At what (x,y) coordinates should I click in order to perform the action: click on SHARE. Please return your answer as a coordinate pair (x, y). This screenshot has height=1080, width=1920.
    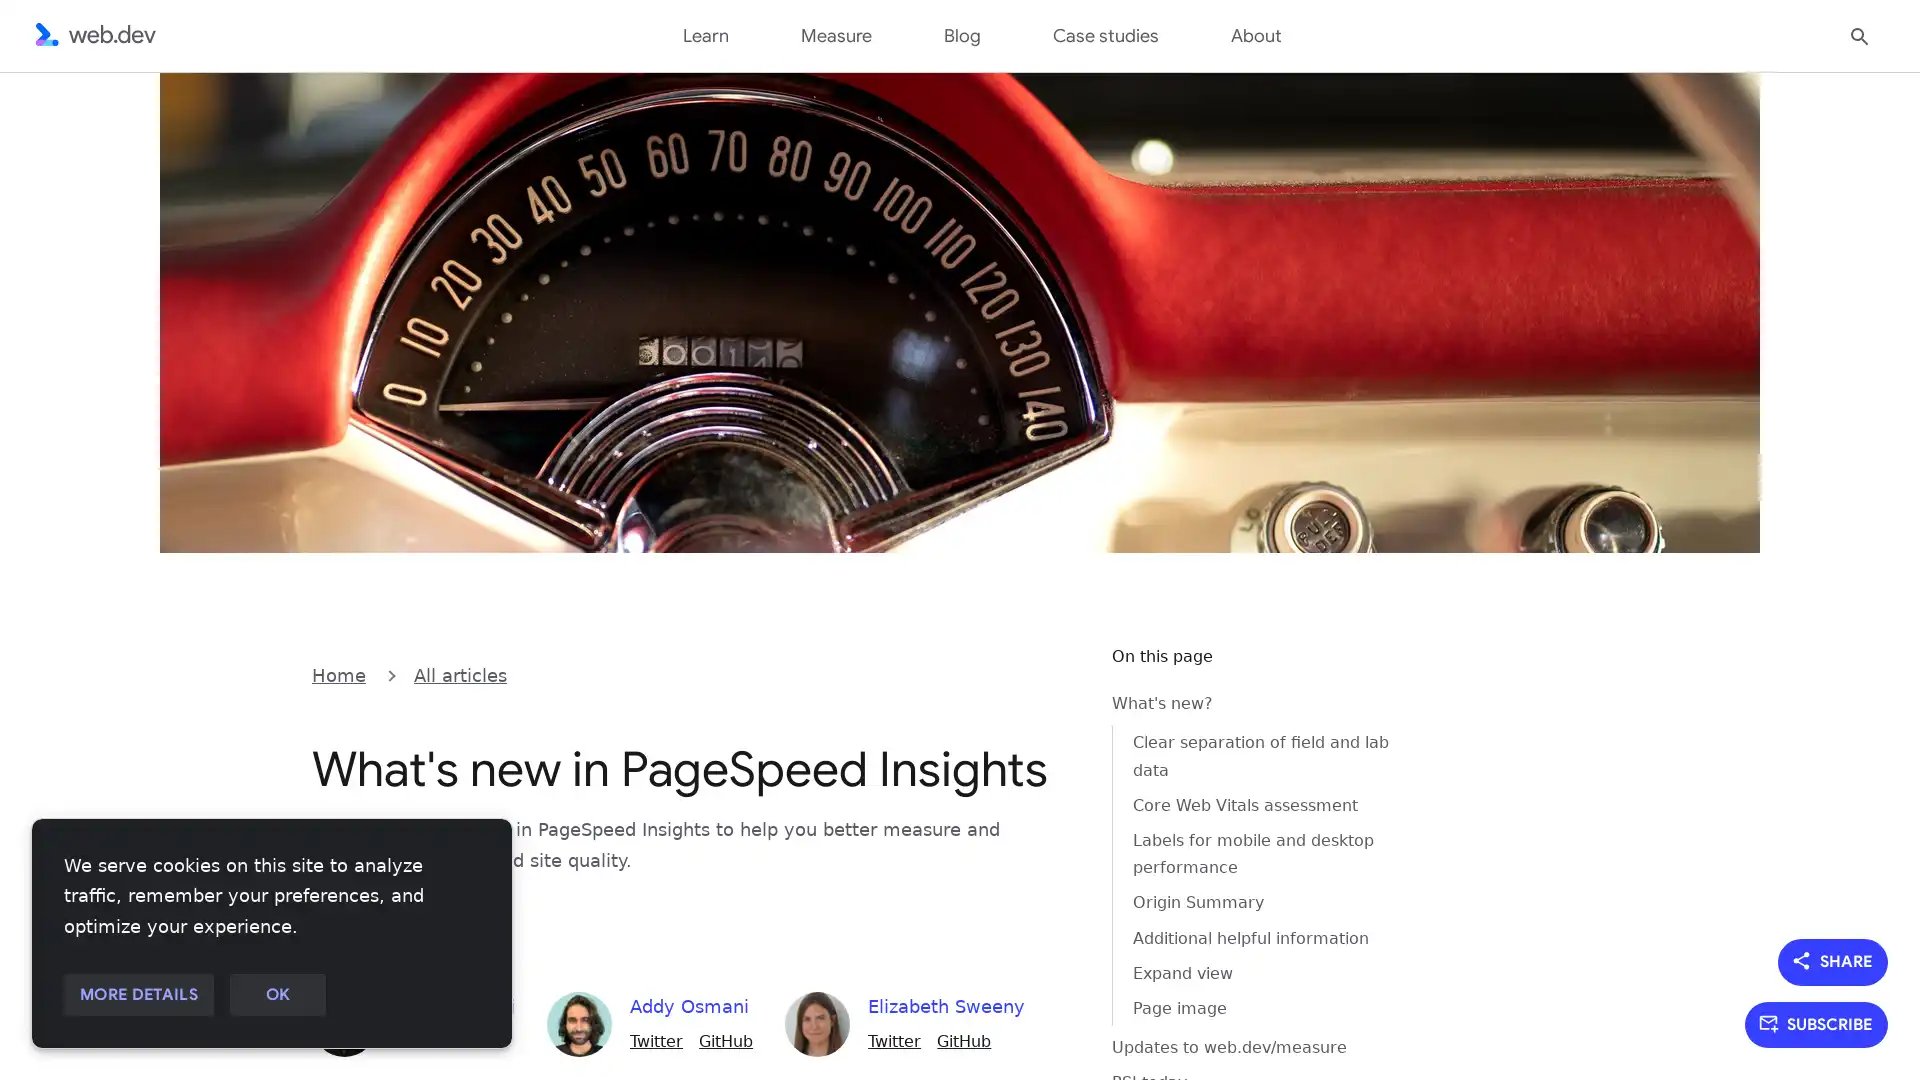
    Looking at the image, I should click on (1833, 960).